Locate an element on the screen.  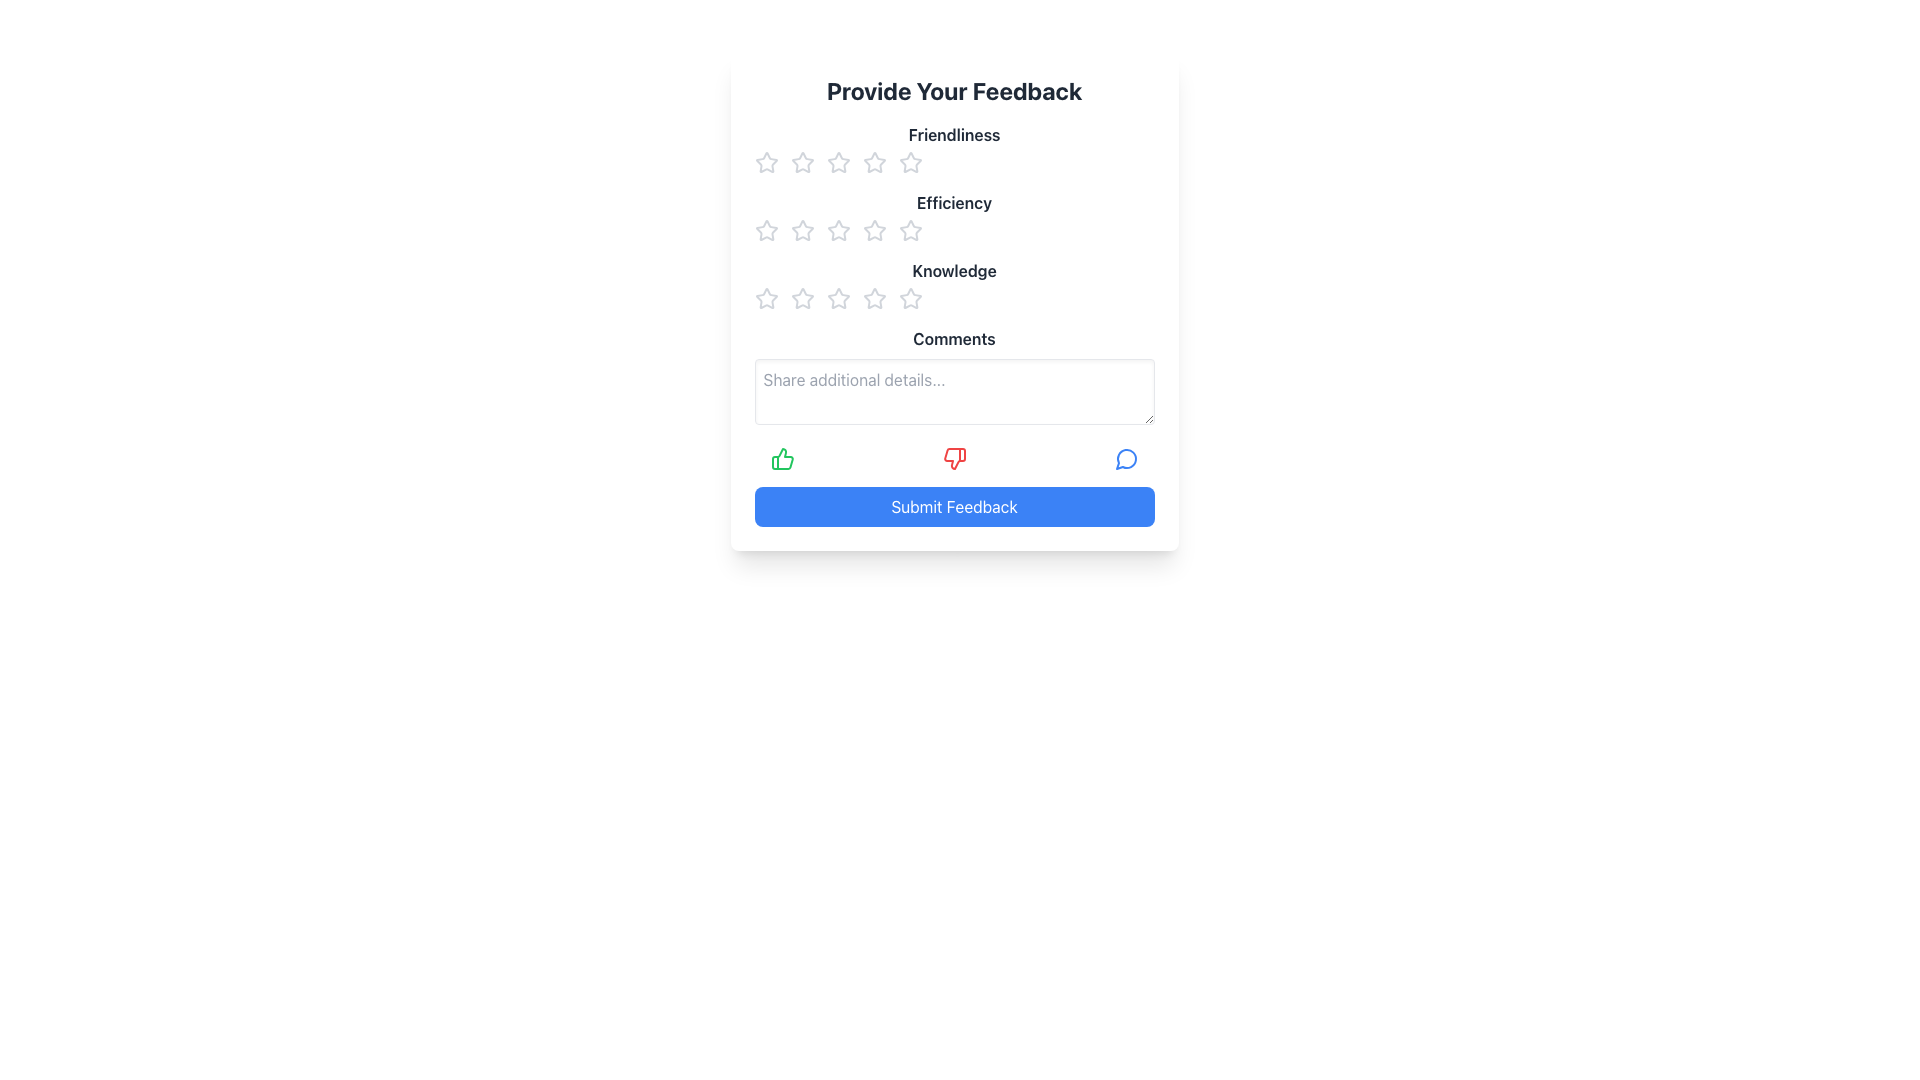
the blue speech bubble SVG icon button at the bottom right of the feedback form is located at coordinates (1126, 459).